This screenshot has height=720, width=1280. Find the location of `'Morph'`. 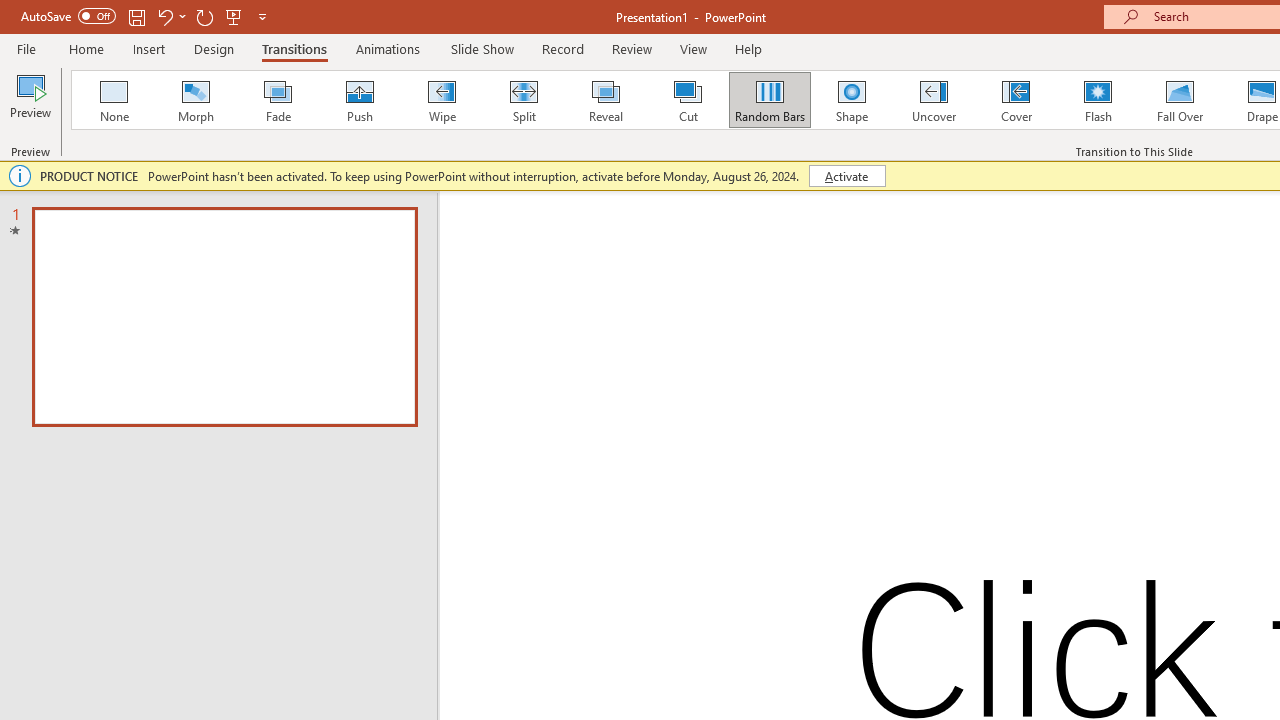

'Morph' is located at coordinates (195, 100).